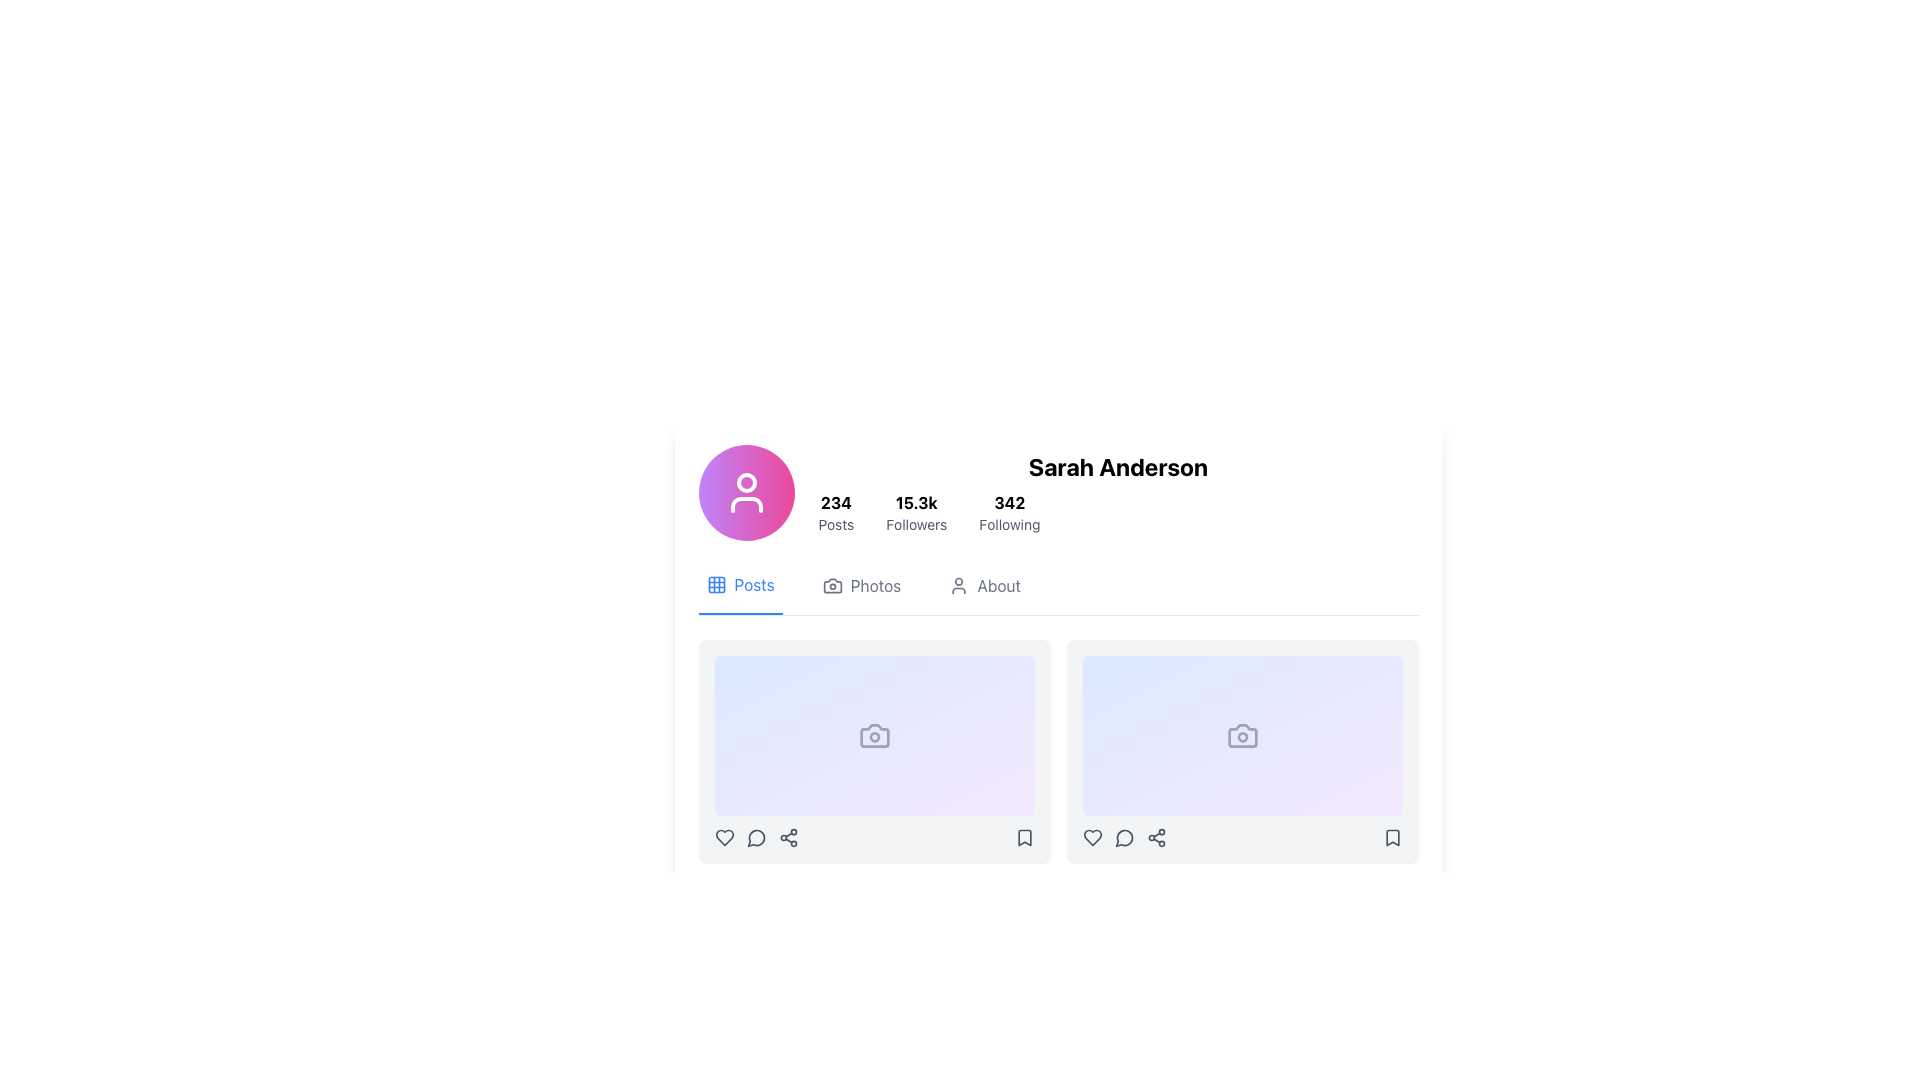  Describe the element at coordinates (1124, 838) in the screenshot. I see `the circular speech bubble icon located at the bottom right of the second image preview` at that location.